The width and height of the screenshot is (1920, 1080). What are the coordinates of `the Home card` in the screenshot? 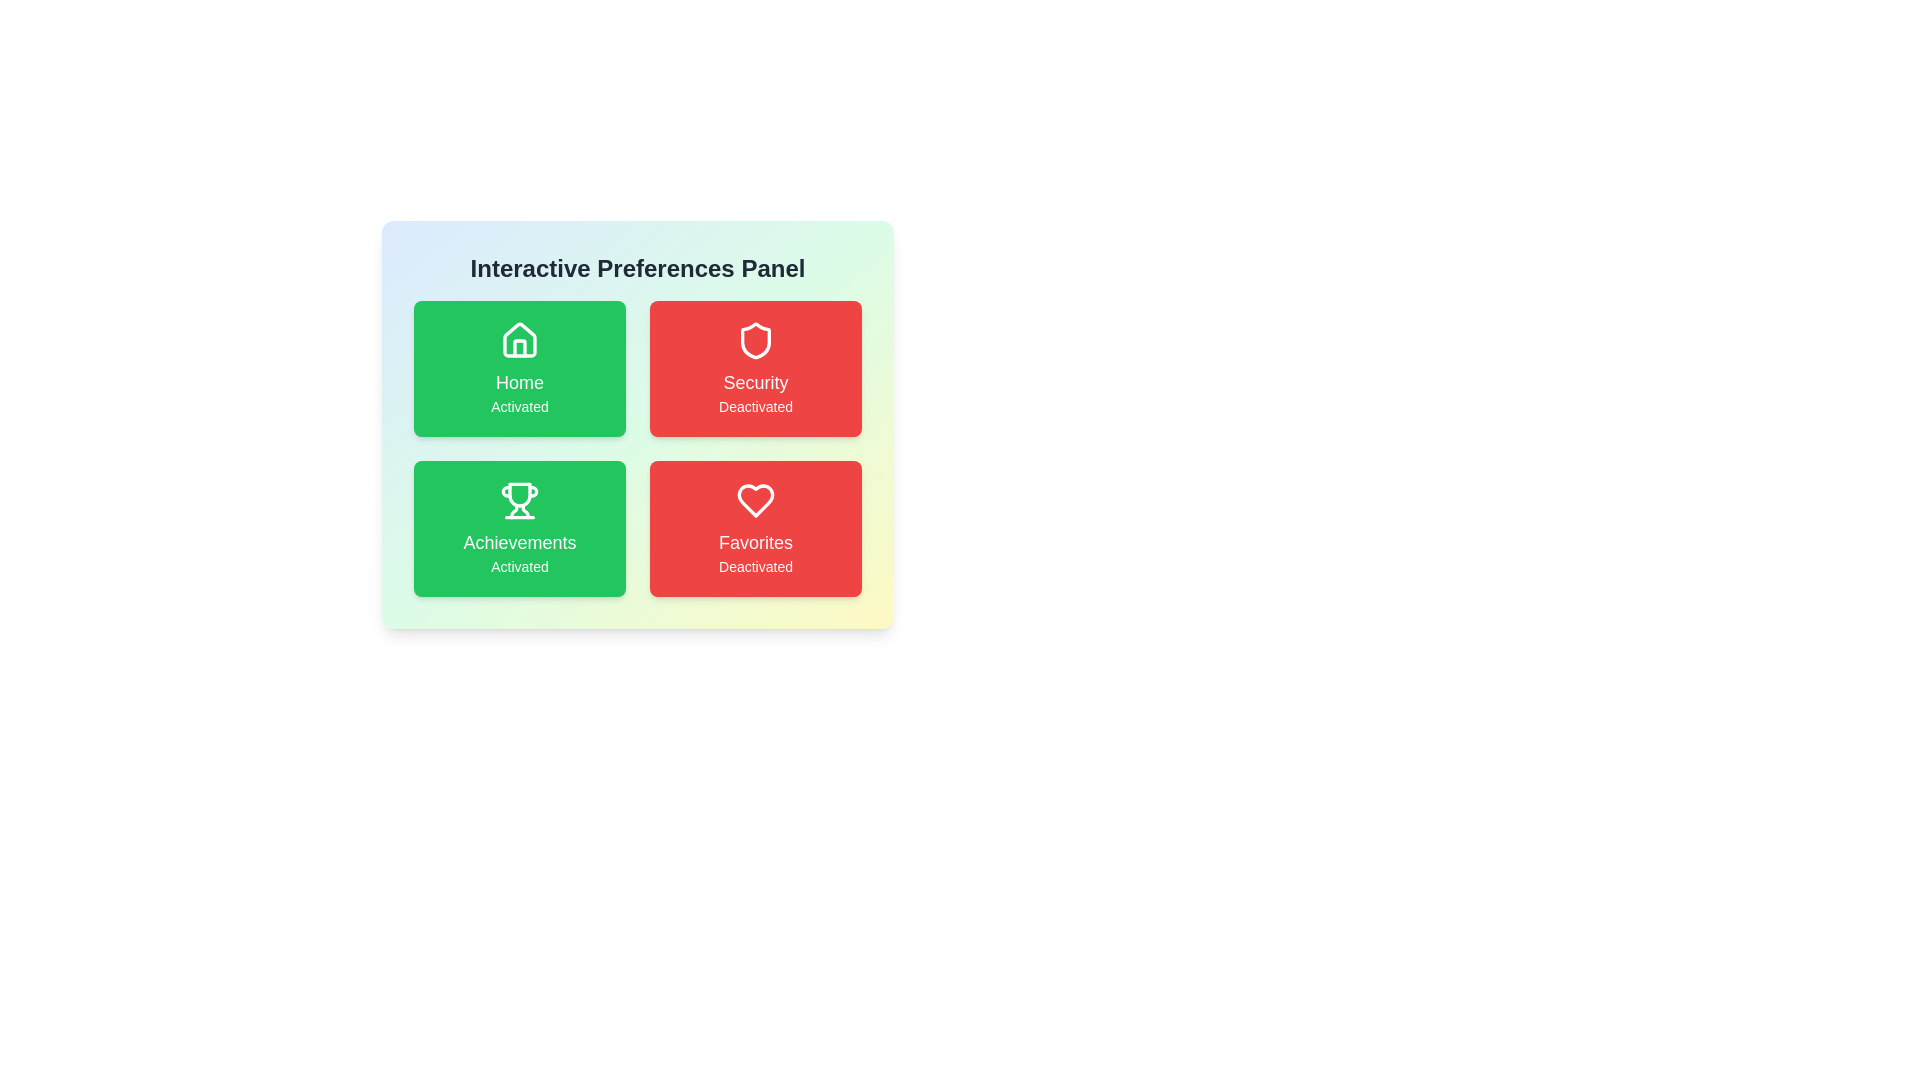 It's located at (519, 369).